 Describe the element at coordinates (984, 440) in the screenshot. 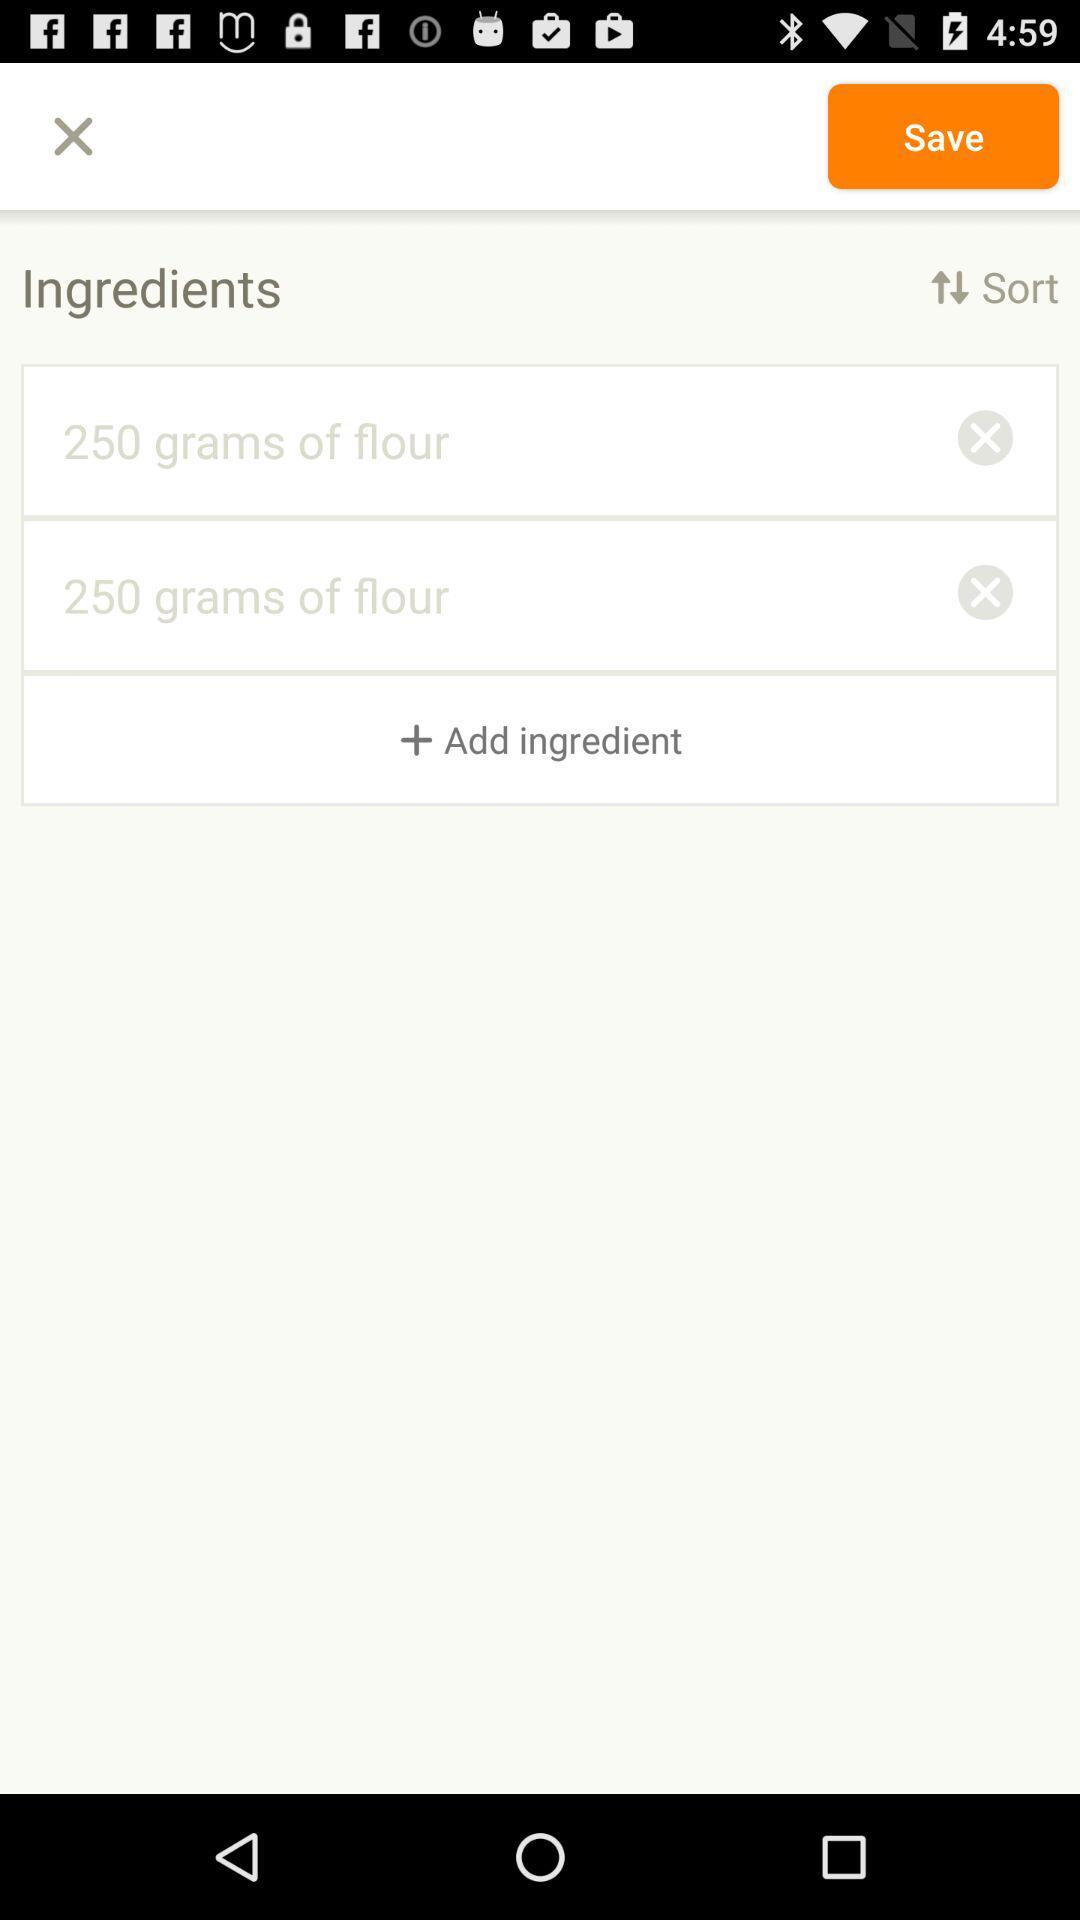

I see `the item below ingredients item` at that location.